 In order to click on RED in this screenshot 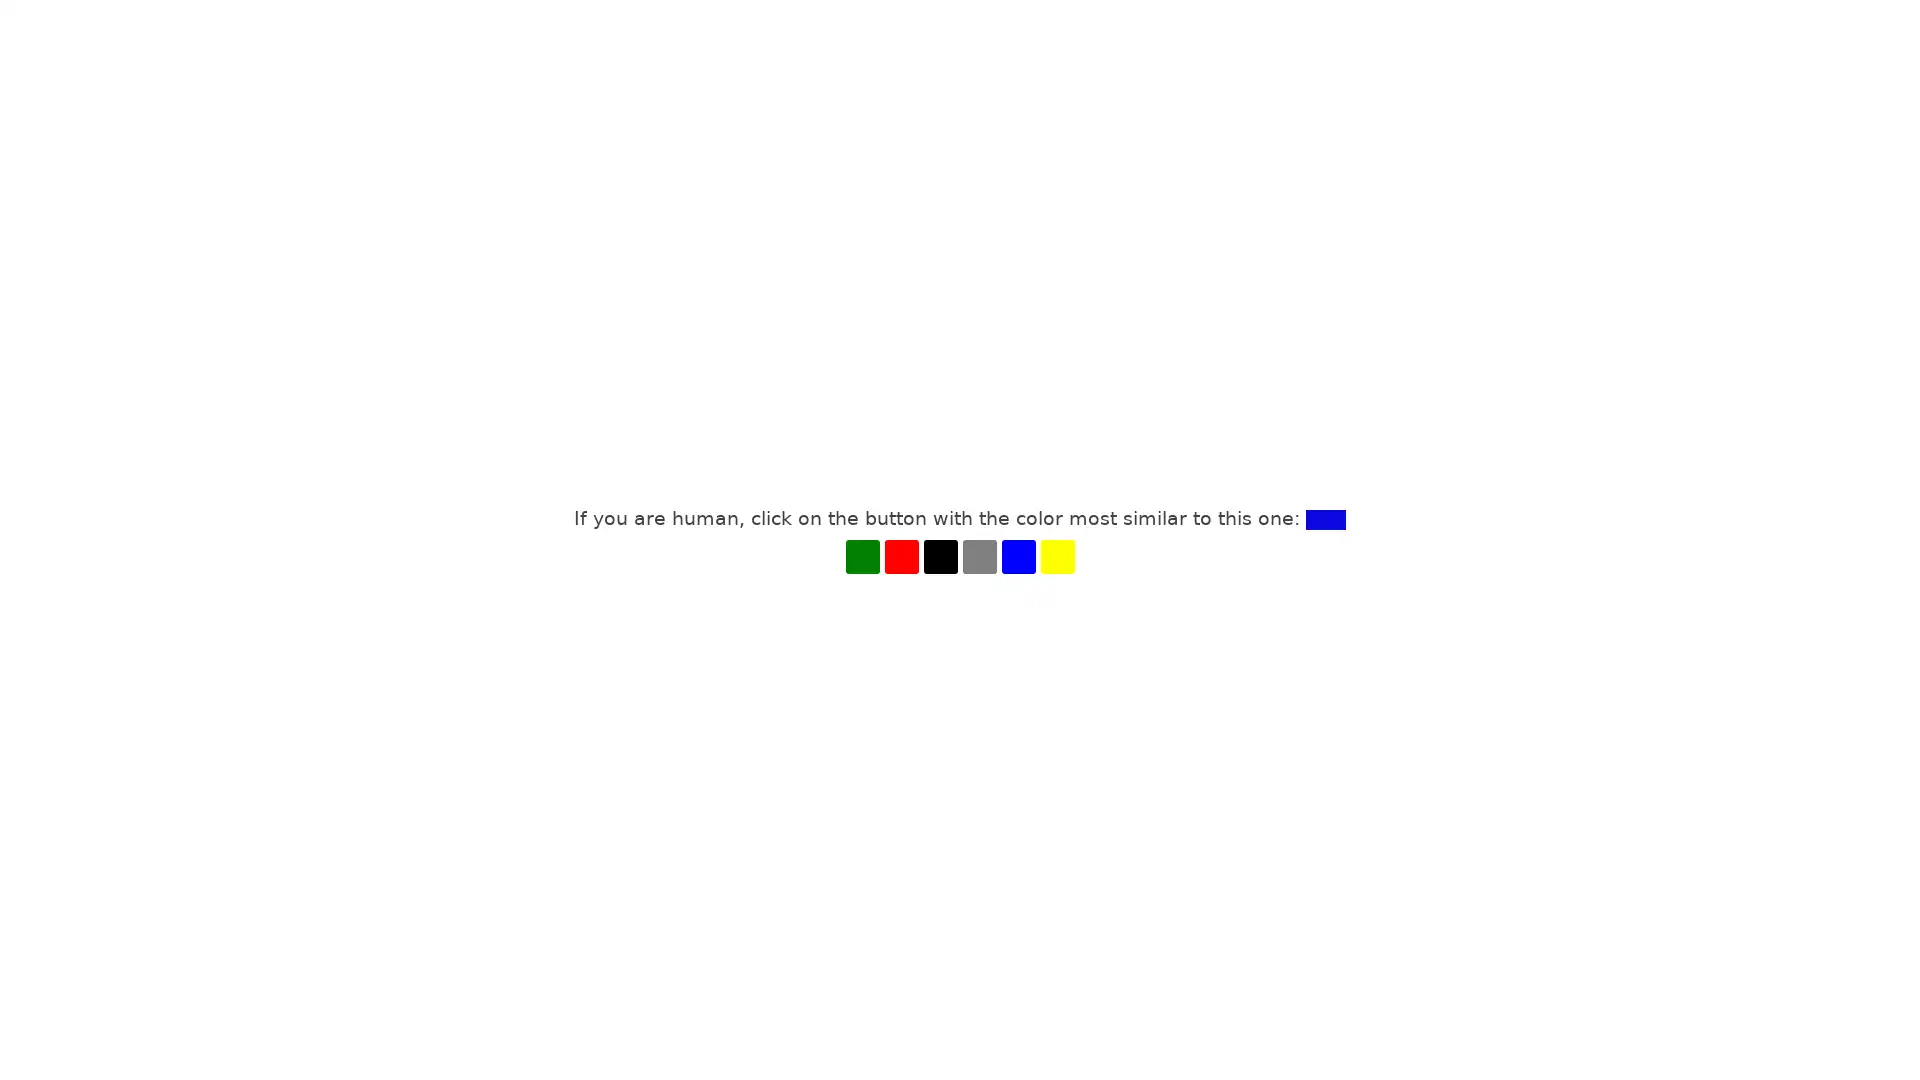, I will do `click(900, 555)`.